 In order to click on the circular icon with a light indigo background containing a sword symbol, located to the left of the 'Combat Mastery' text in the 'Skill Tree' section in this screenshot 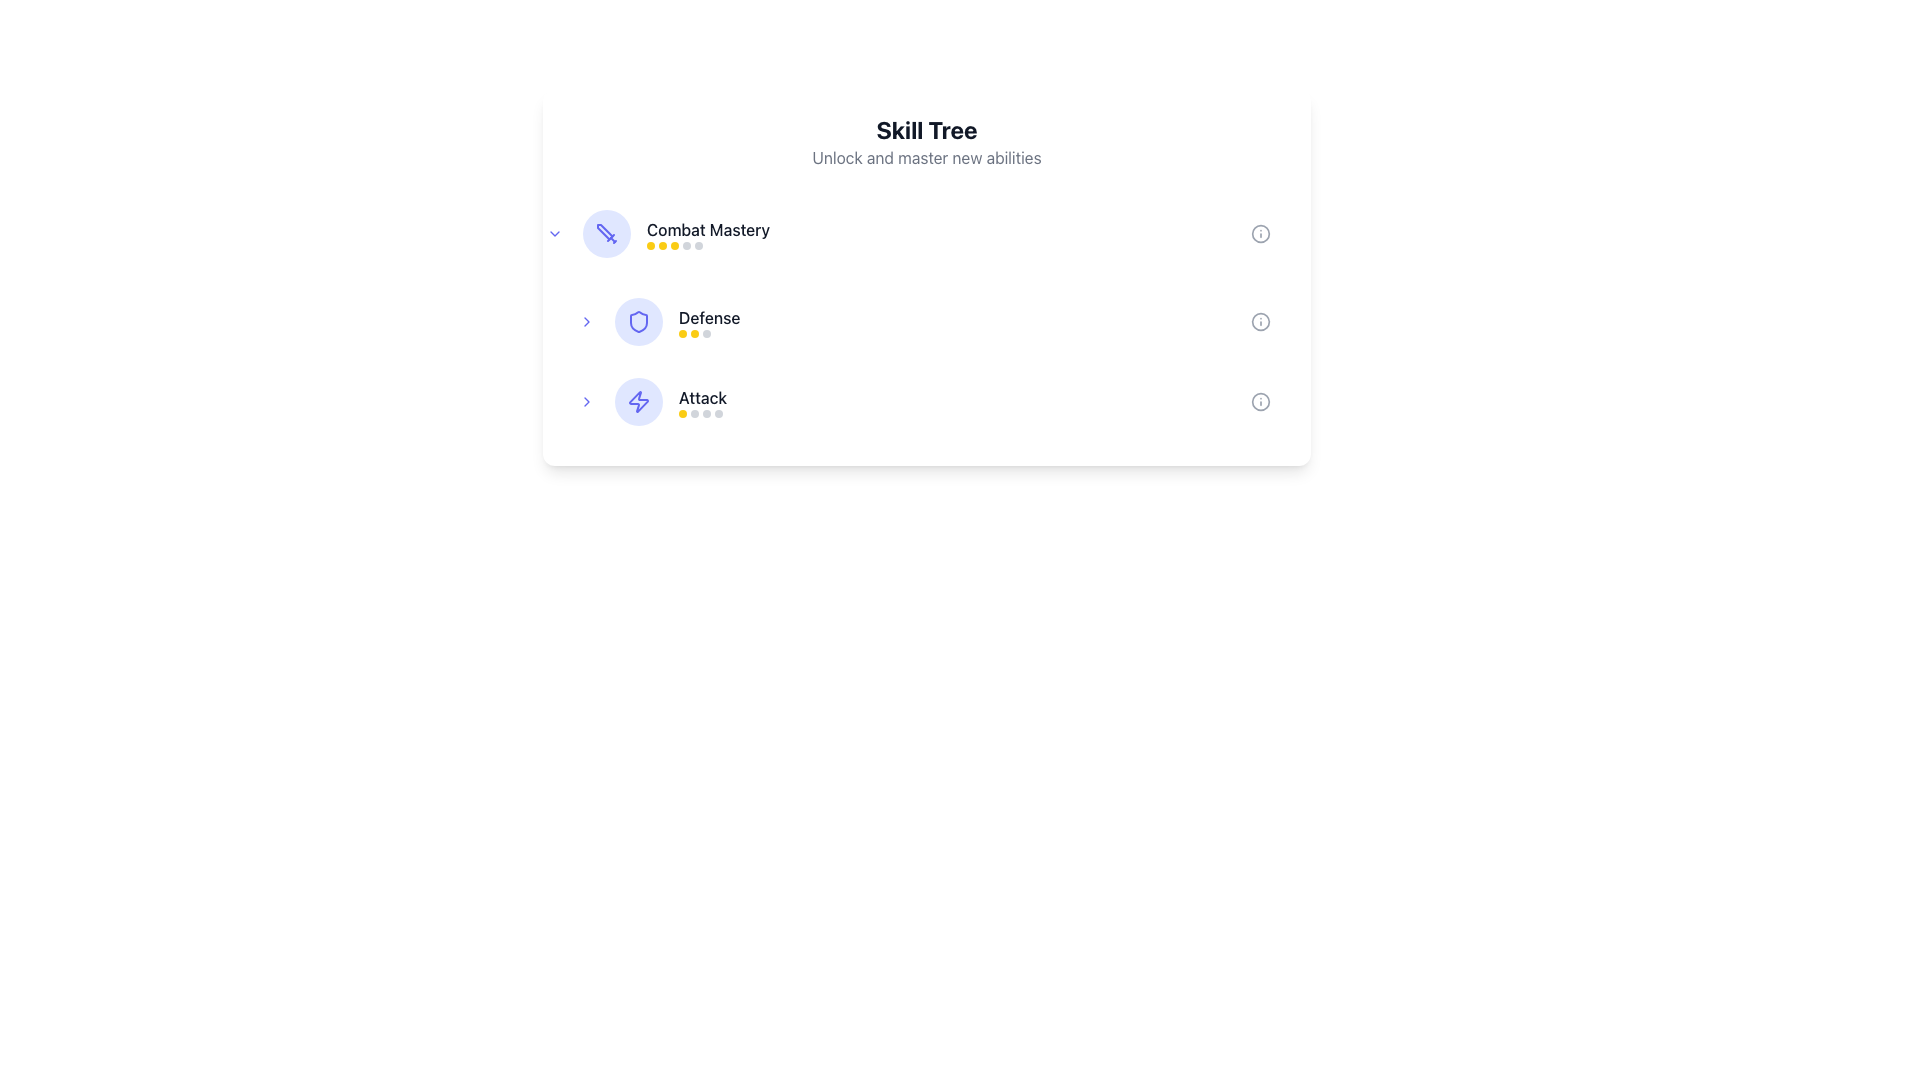, I will do `click(605, 233)`.